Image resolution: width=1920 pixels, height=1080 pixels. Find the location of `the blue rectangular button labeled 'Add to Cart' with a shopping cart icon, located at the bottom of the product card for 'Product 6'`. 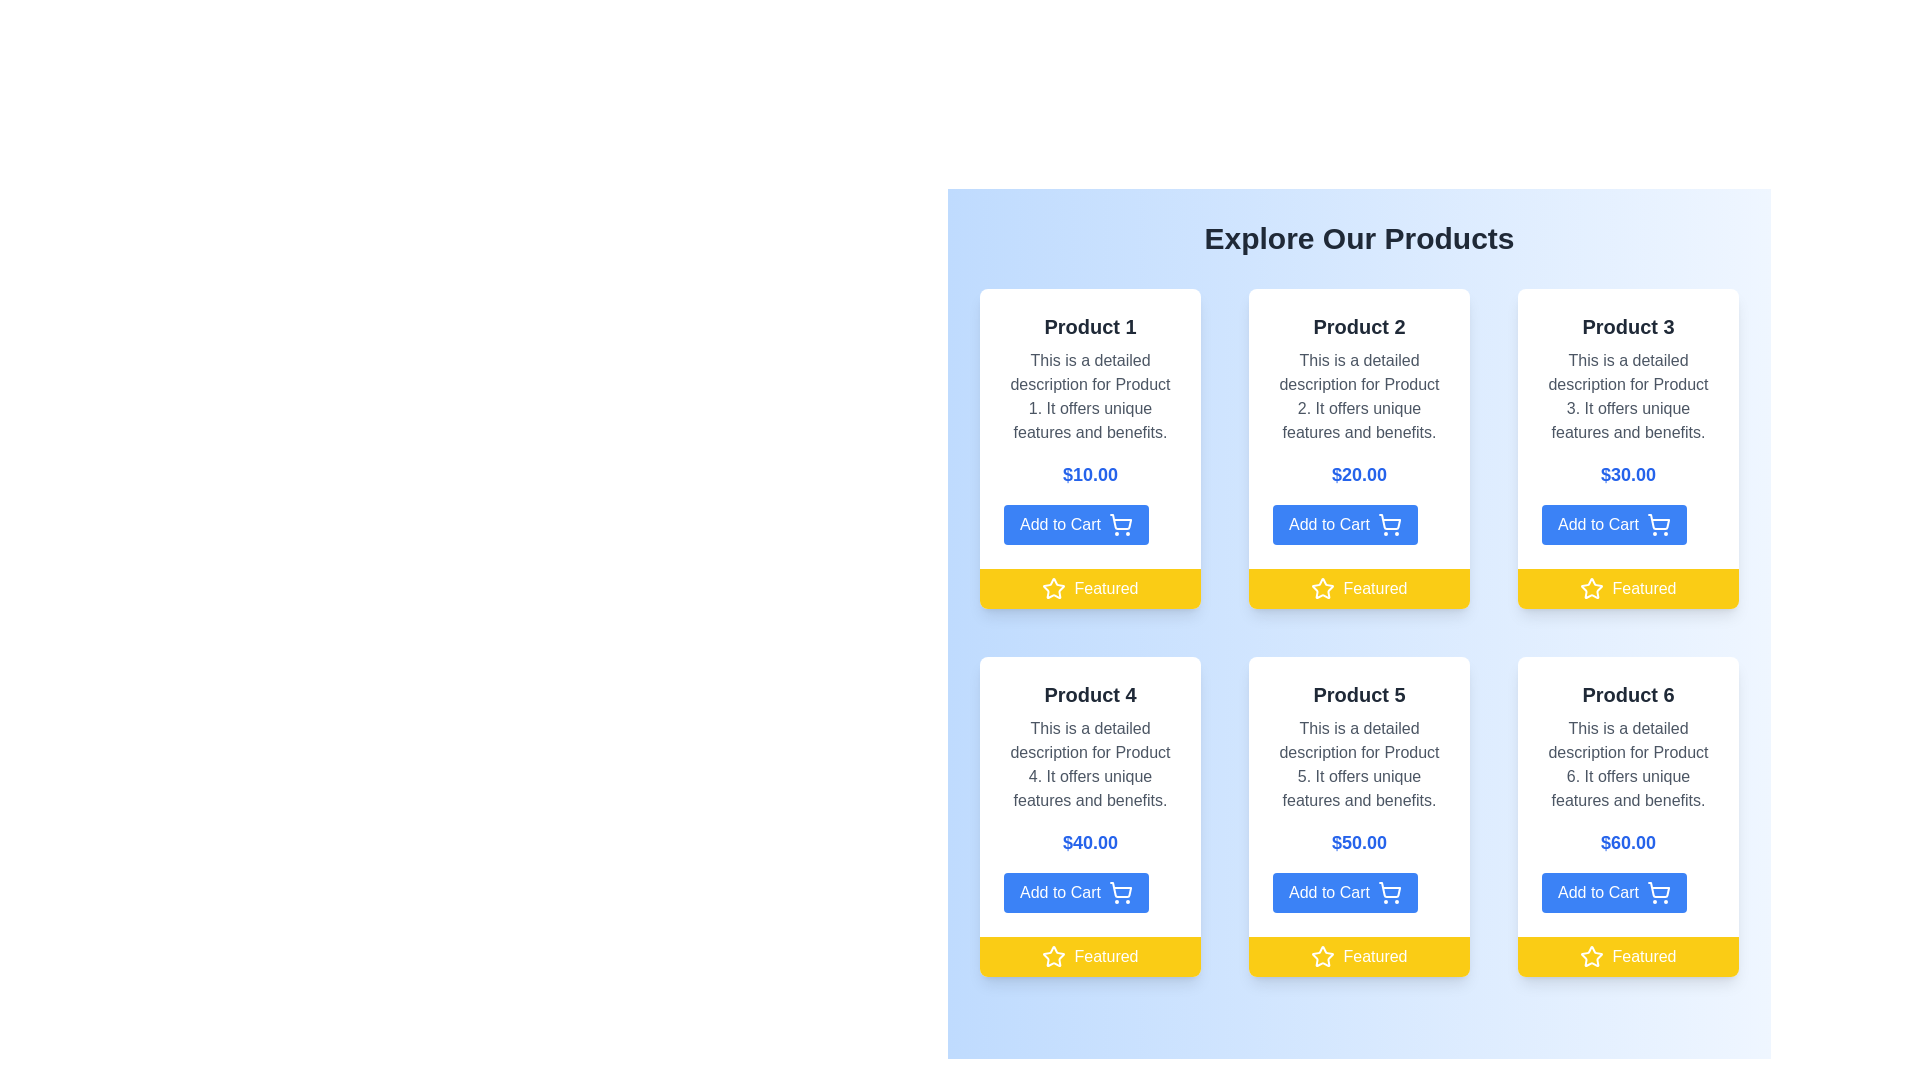

the blue rectangular button labeled 'Add to Cart' with a shopping cart icon, located at the bottom of the product card for 'Product 6' is located at coordinates (1614, 892).